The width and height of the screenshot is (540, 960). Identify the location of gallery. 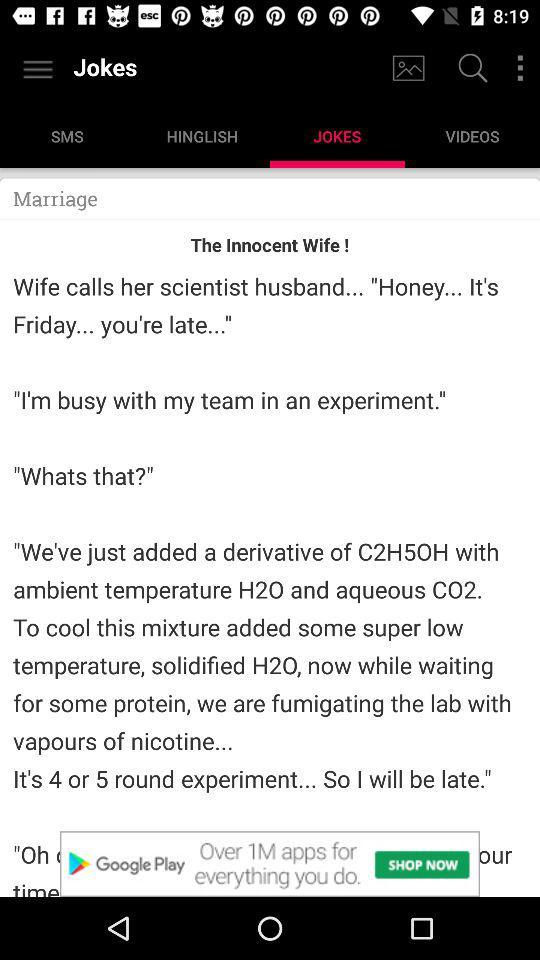
(407, 68).